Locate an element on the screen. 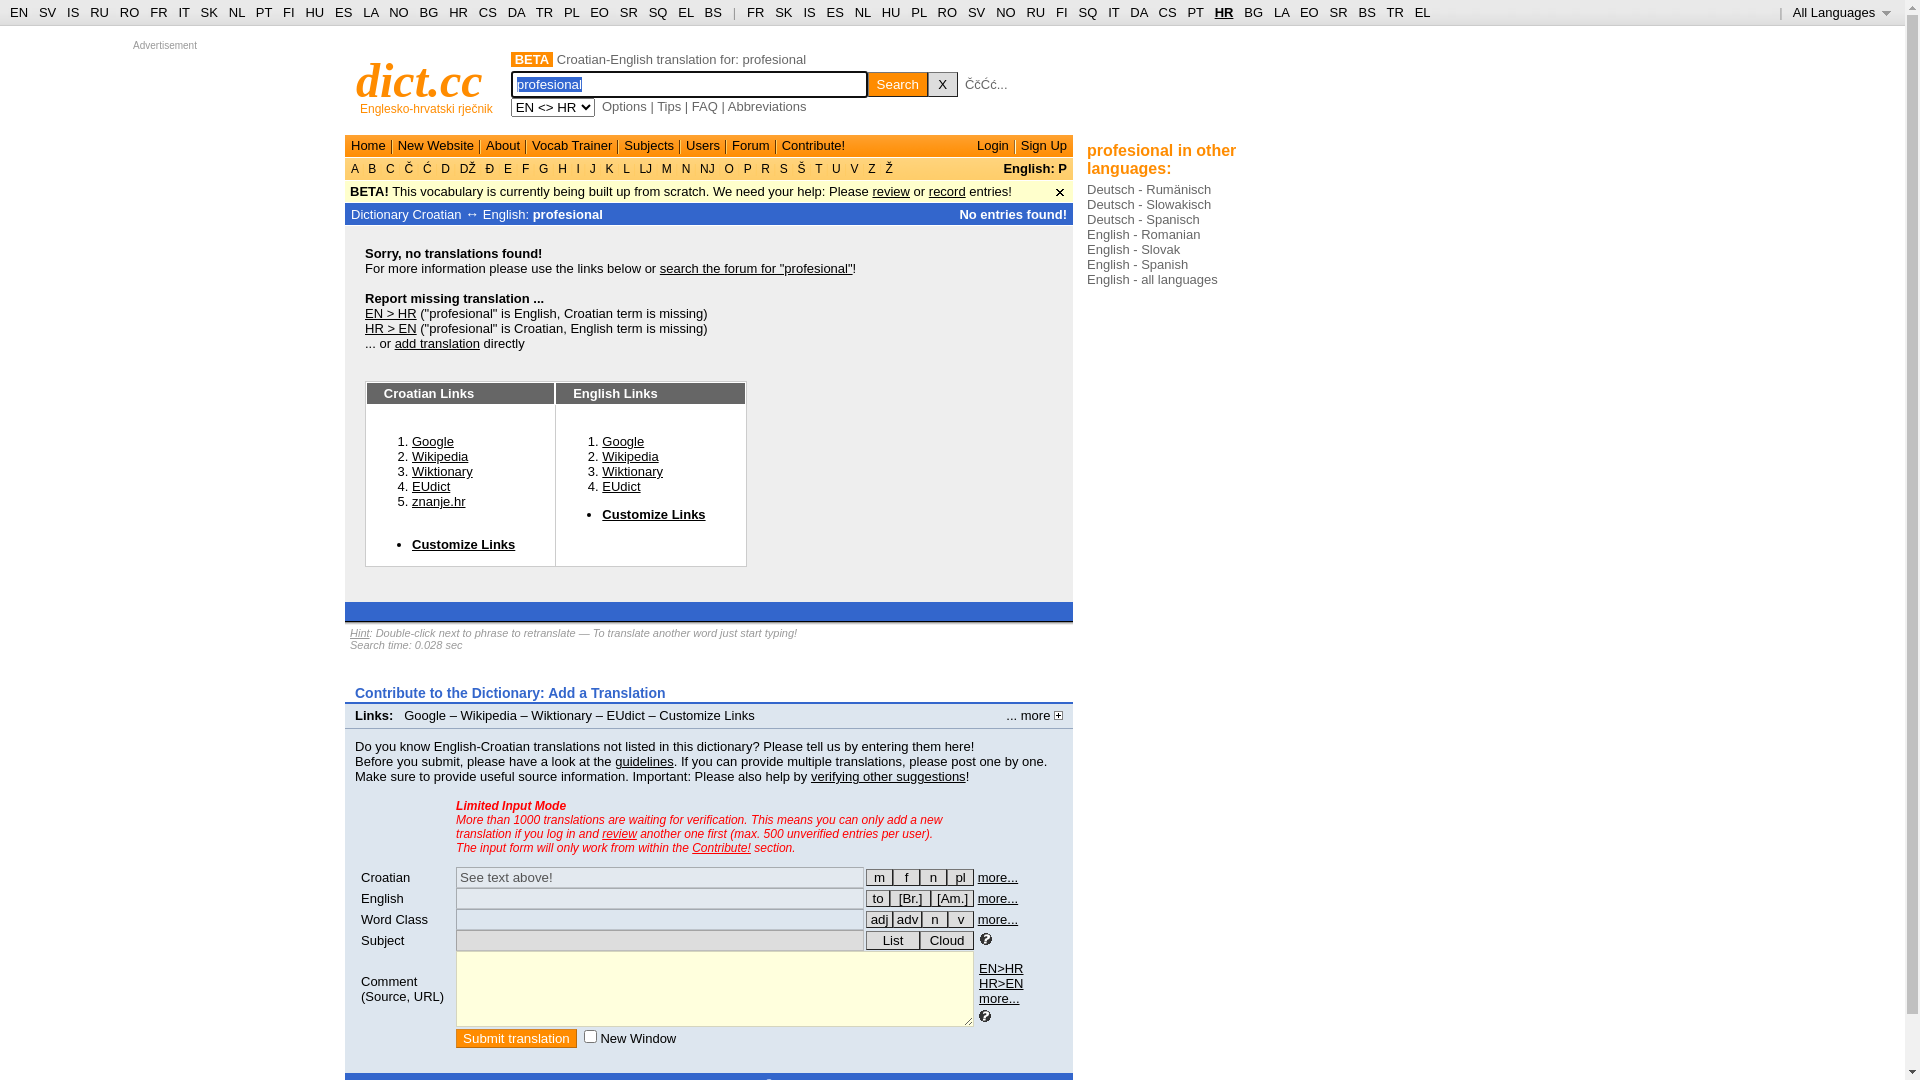  'IS' is located at coordinates (802, 12).